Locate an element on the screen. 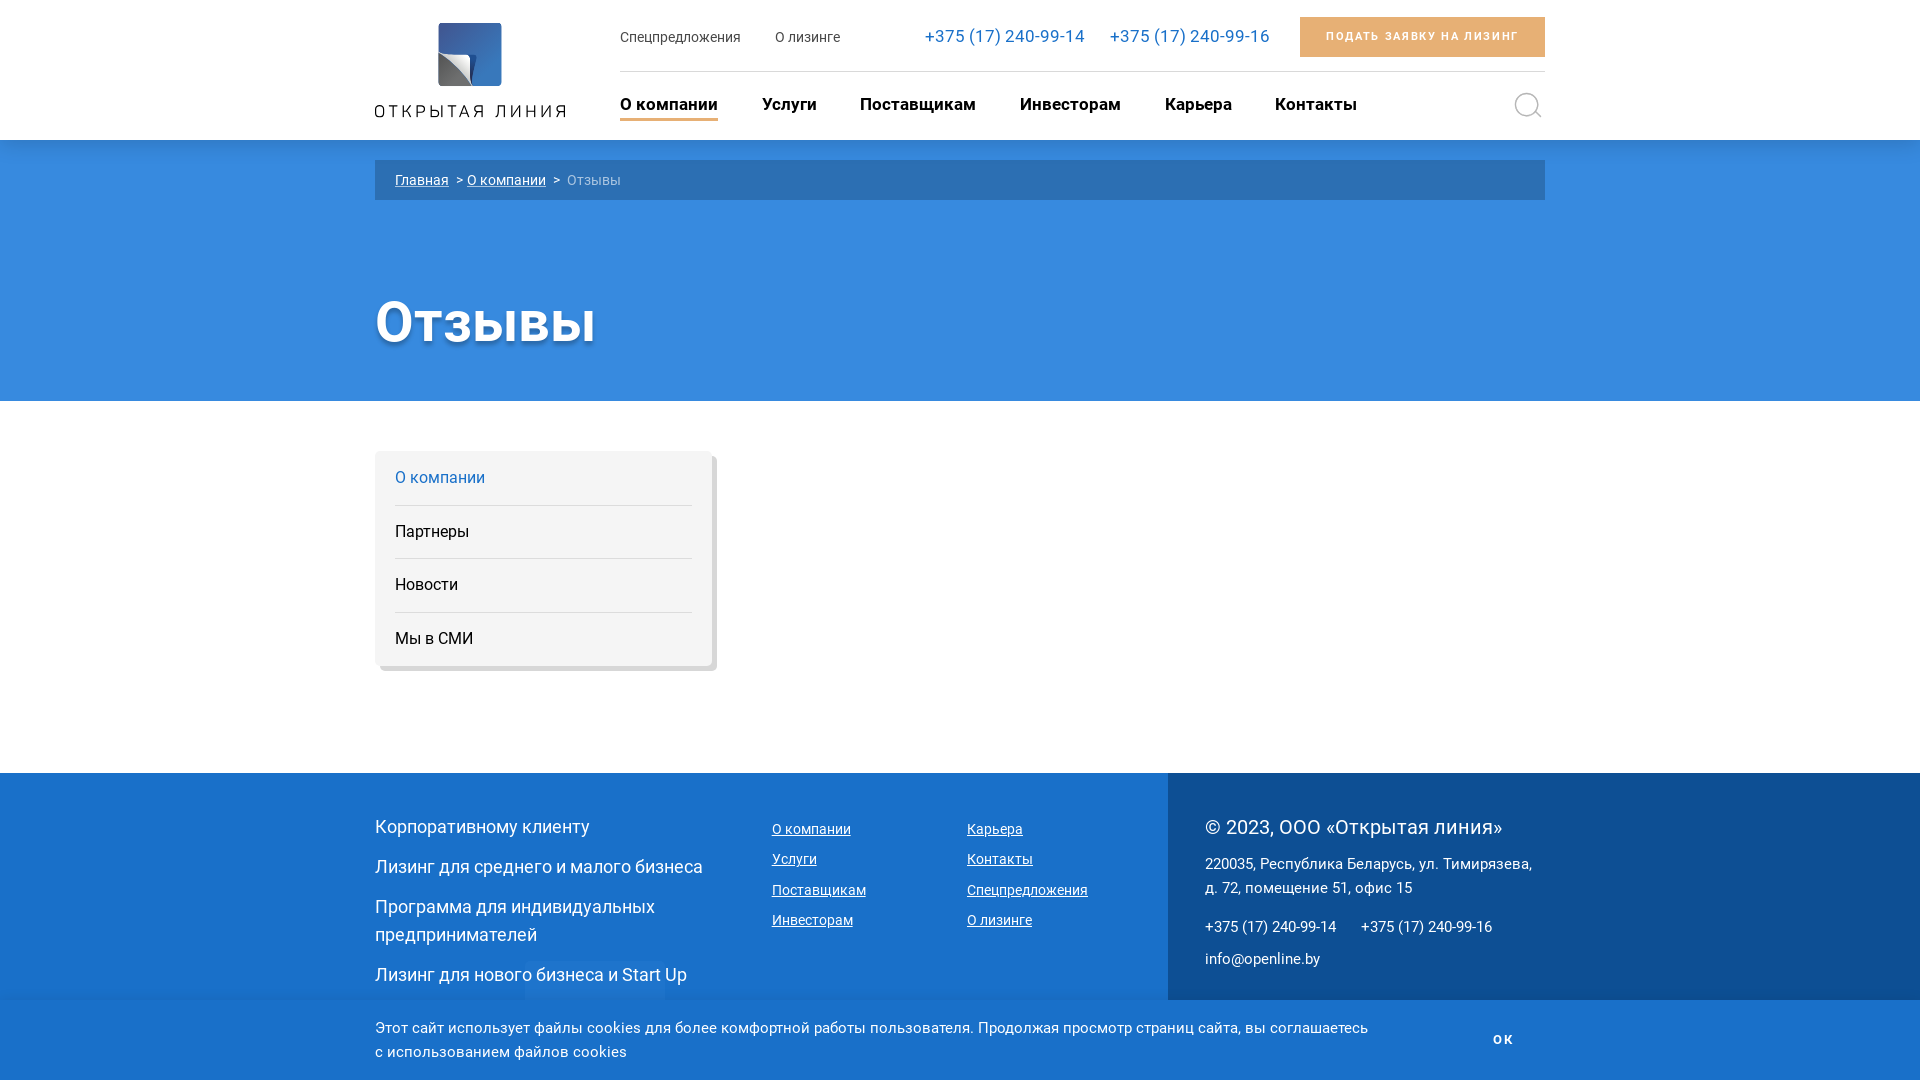 The image size is (1920, 1080). '+375 (17) 240-99-14' is located at coordinates (1004, 36).